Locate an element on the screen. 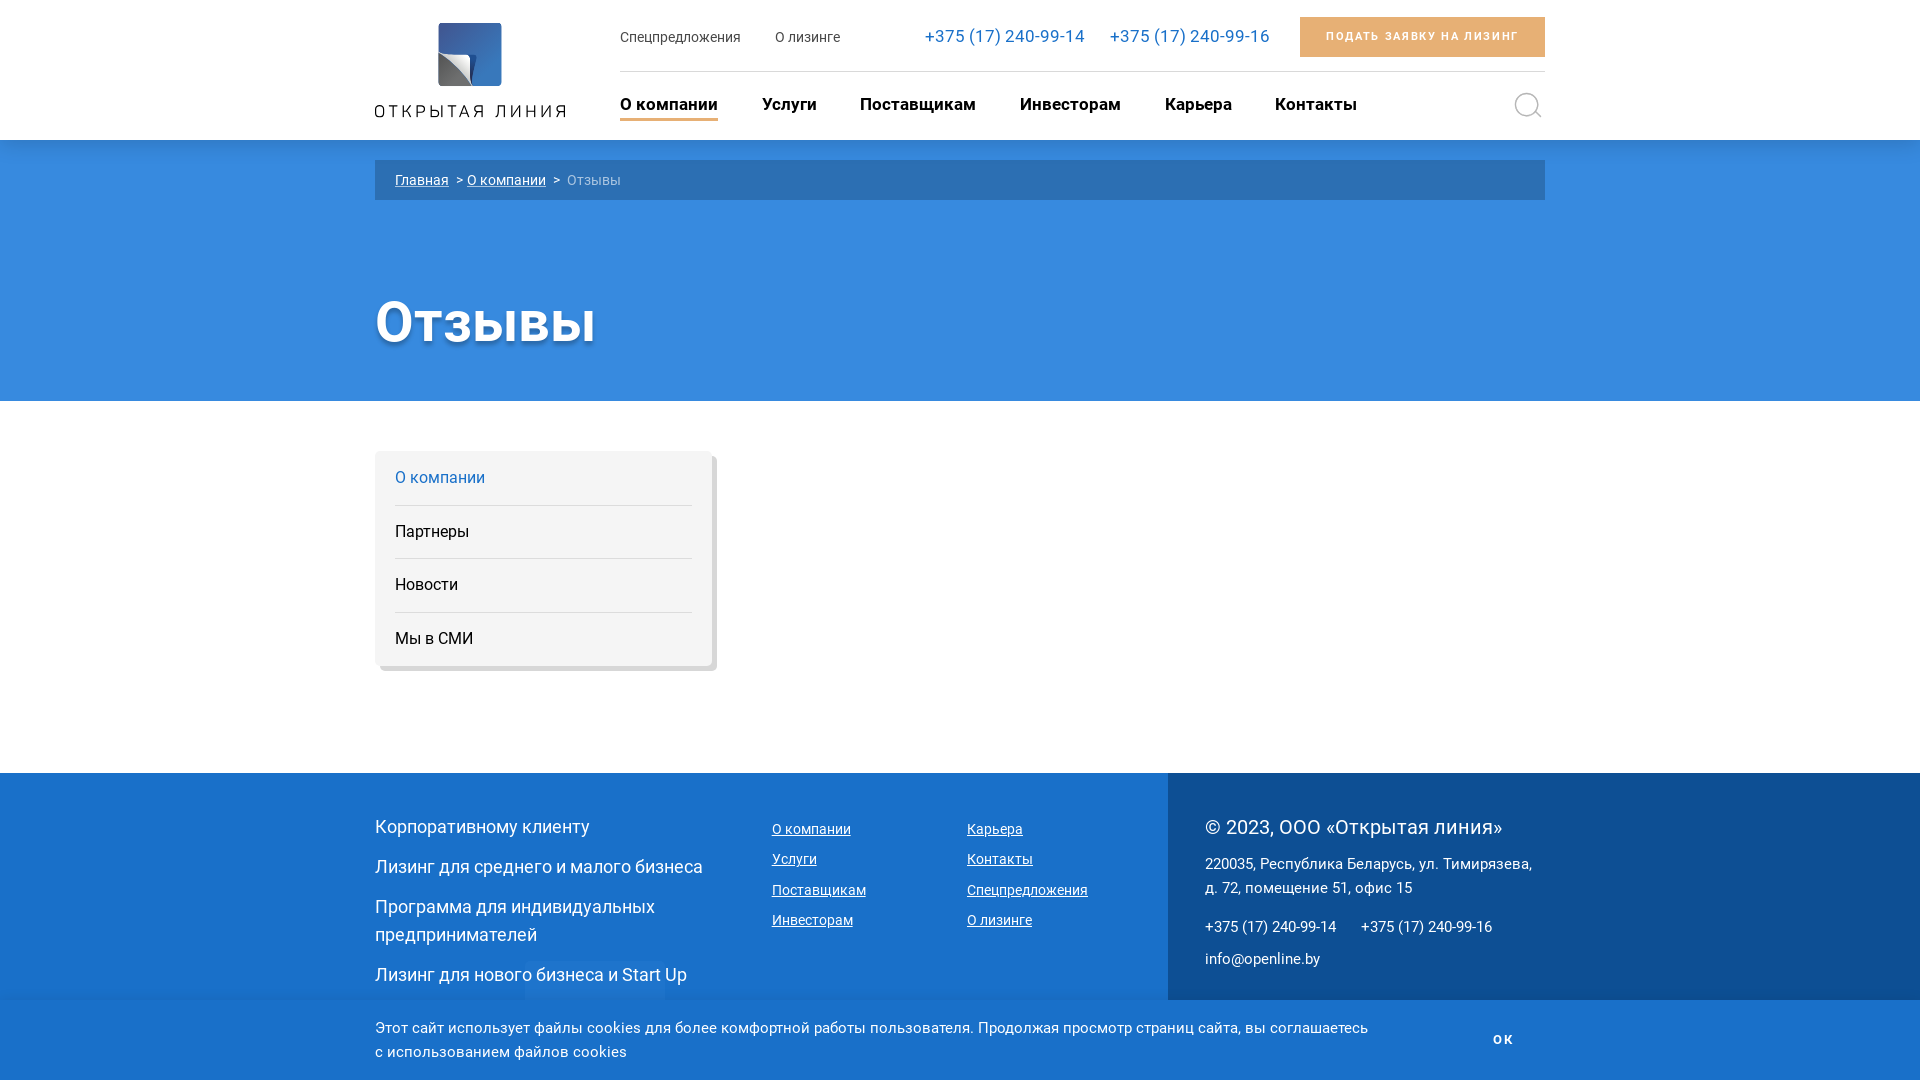 The image size is (1920, 1080). '+375 (17) 240-99-14' is located at coordinates (1004, 36).